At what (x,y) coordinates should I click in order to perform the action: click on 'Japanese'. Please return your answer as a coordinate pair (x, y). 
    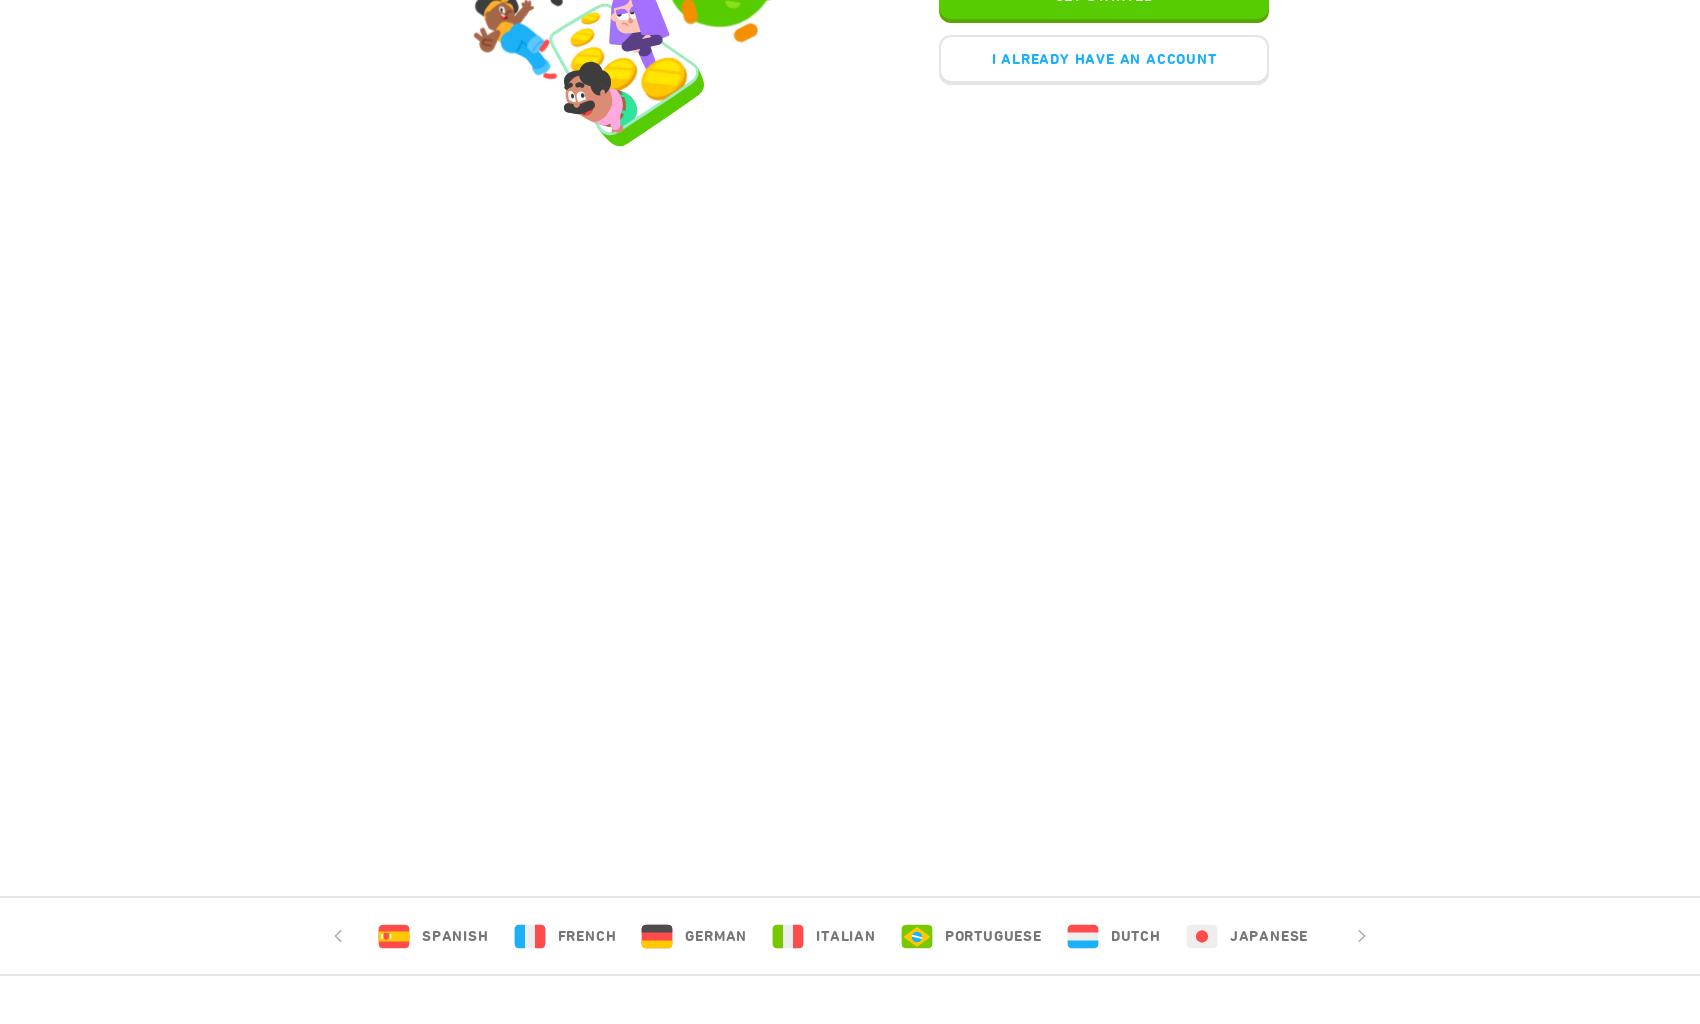
    Looking at the image, I should click on (1267, 935).